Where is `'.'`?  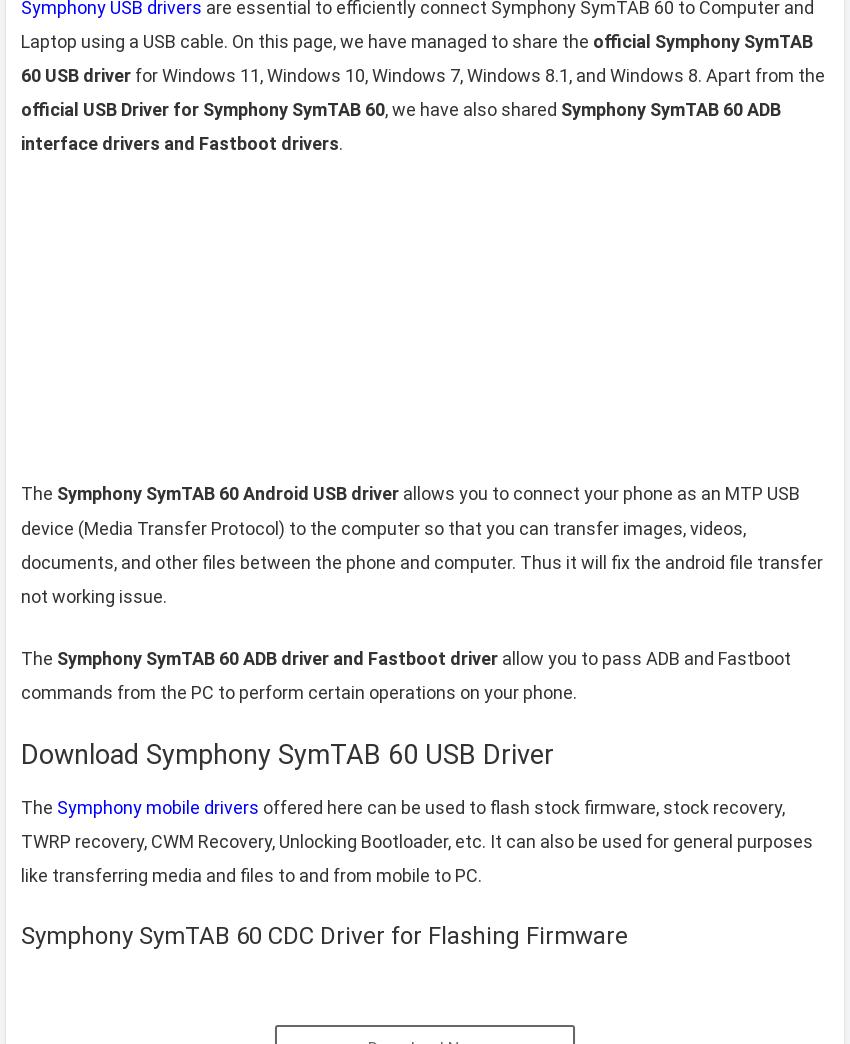
'.' is located at coordinates (340, 142).